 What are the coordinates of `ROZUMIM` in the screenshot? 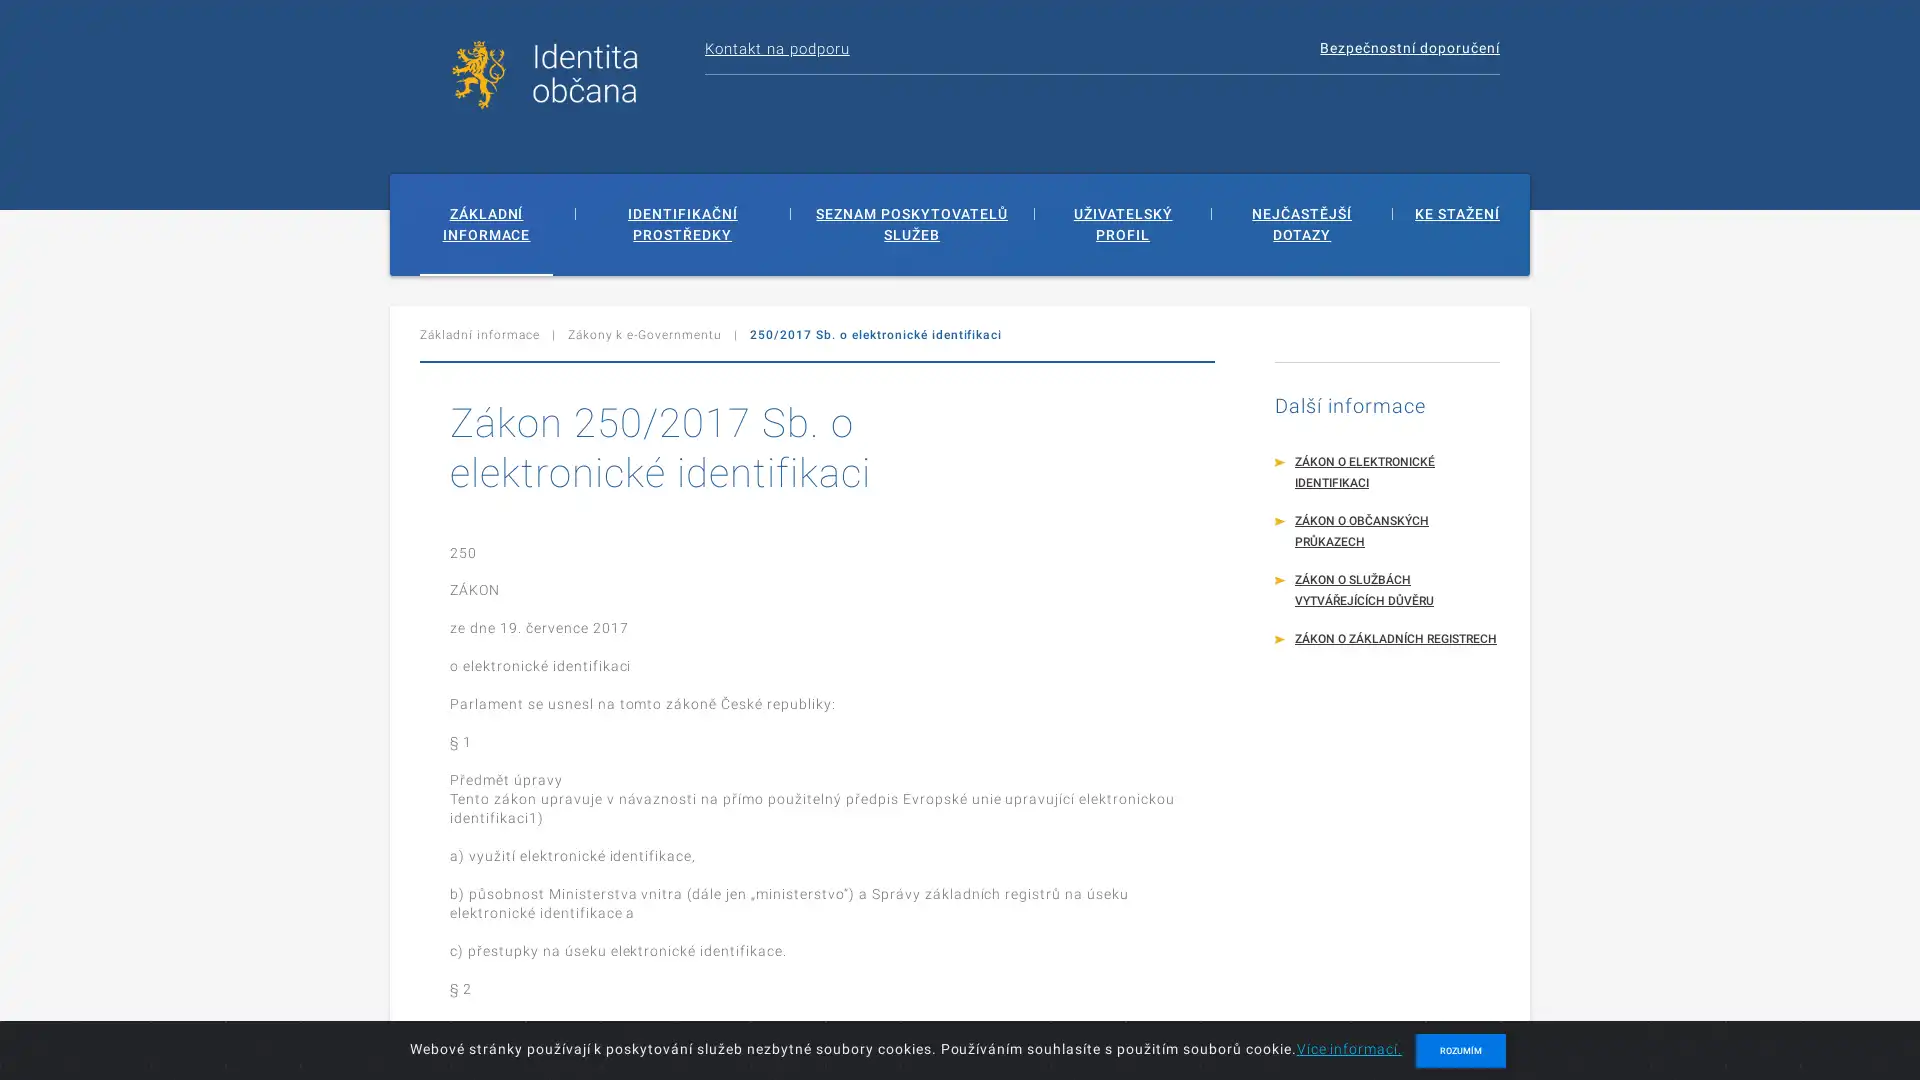 It's located at (1460, 1048).